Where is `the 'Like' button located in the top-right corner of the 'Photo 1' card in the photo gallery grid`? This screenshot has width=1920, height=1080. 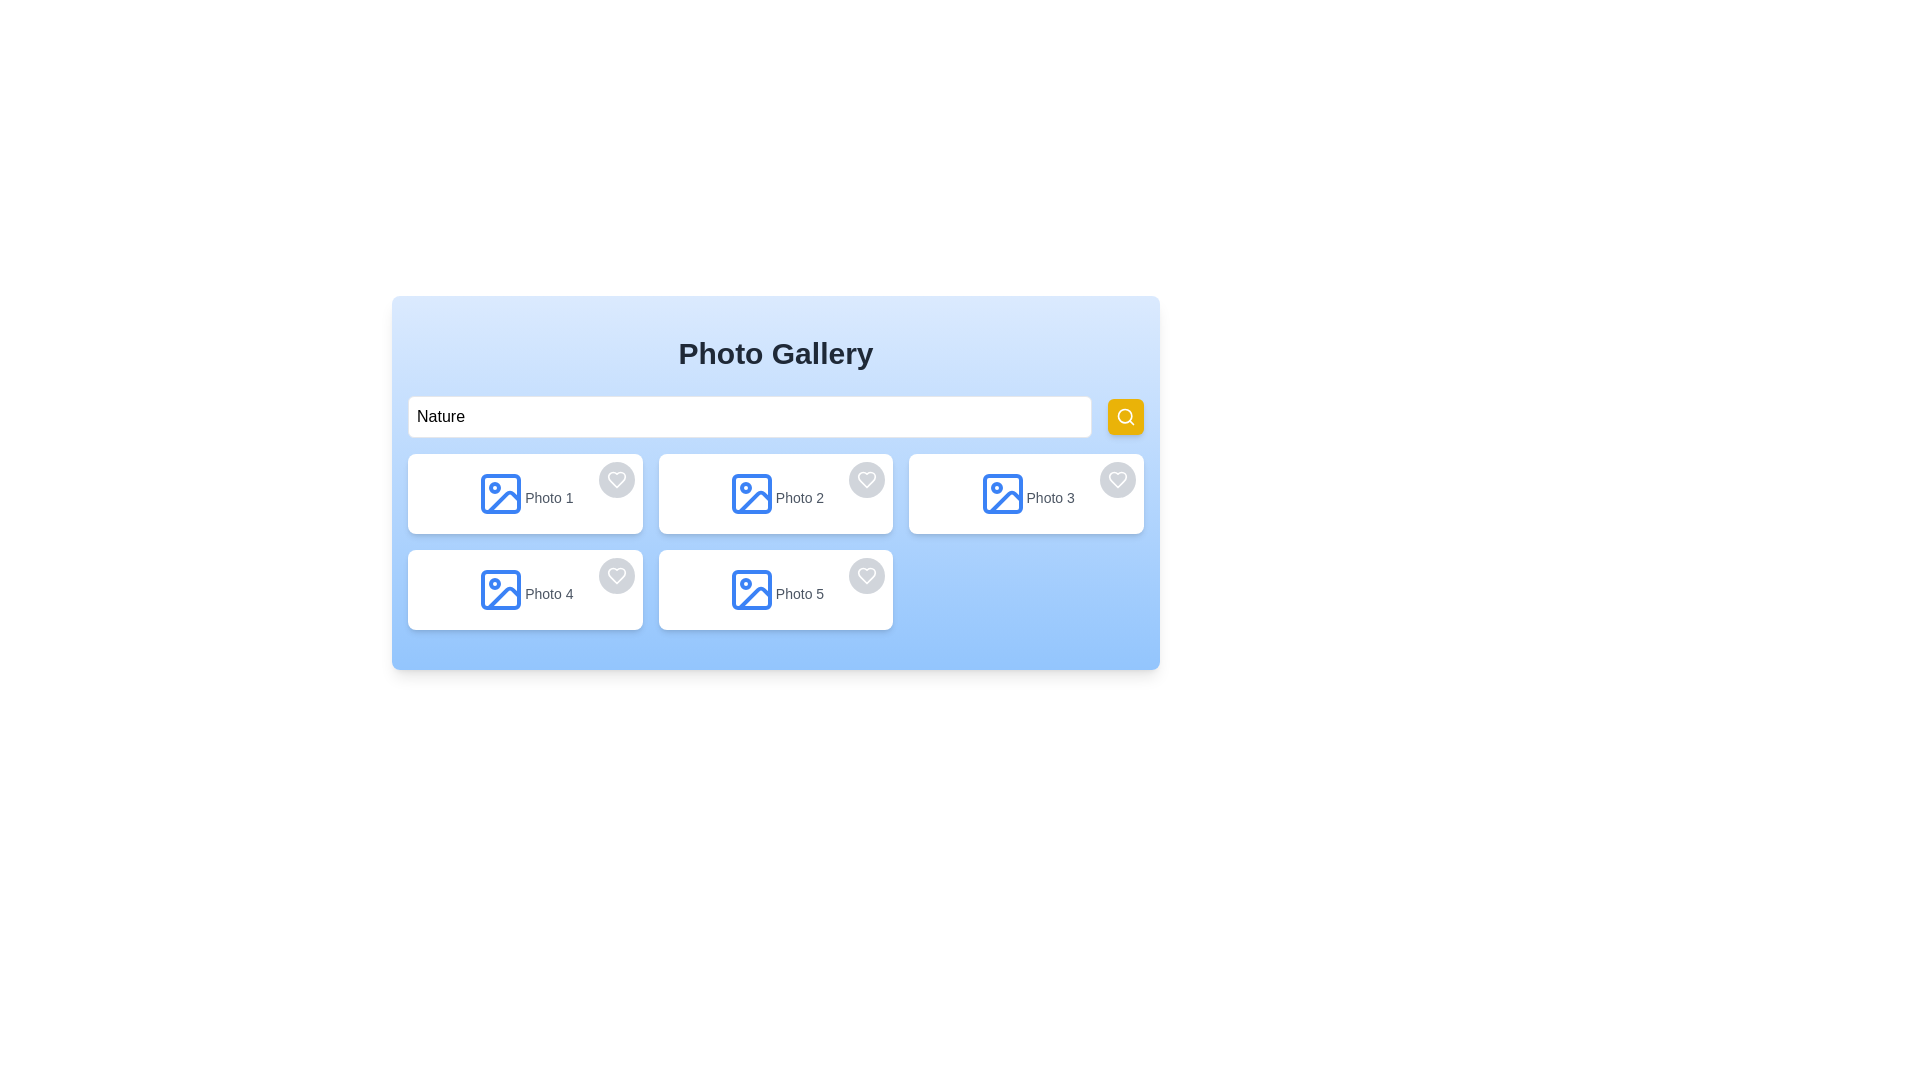
the 'Like' button located in the top-right corner of the 'Photo 1' card in the photo gallery grid is located at coordinates (615, 479).